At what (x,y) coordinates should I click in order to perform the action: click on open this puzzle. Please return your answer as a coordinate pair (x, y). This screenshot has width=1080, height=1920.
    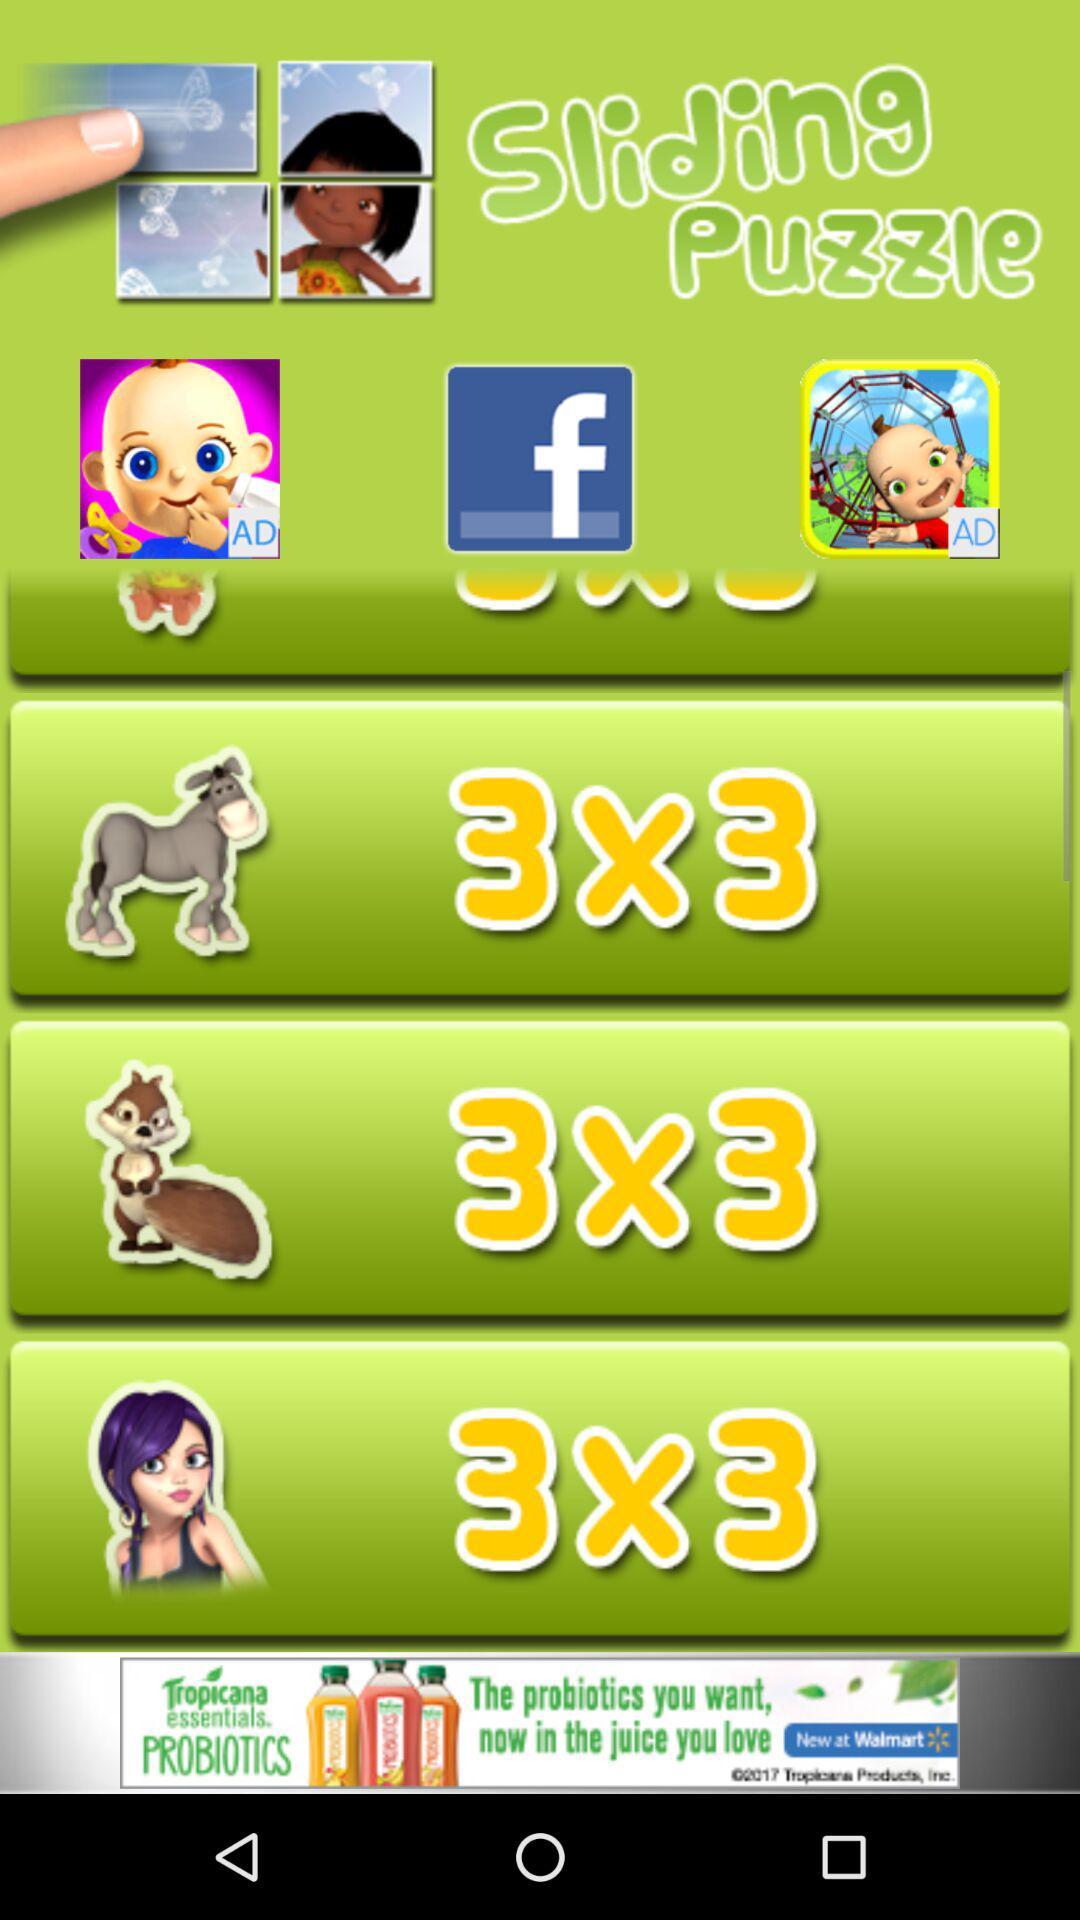
    Looking at the image, I should click on (540, 1496).